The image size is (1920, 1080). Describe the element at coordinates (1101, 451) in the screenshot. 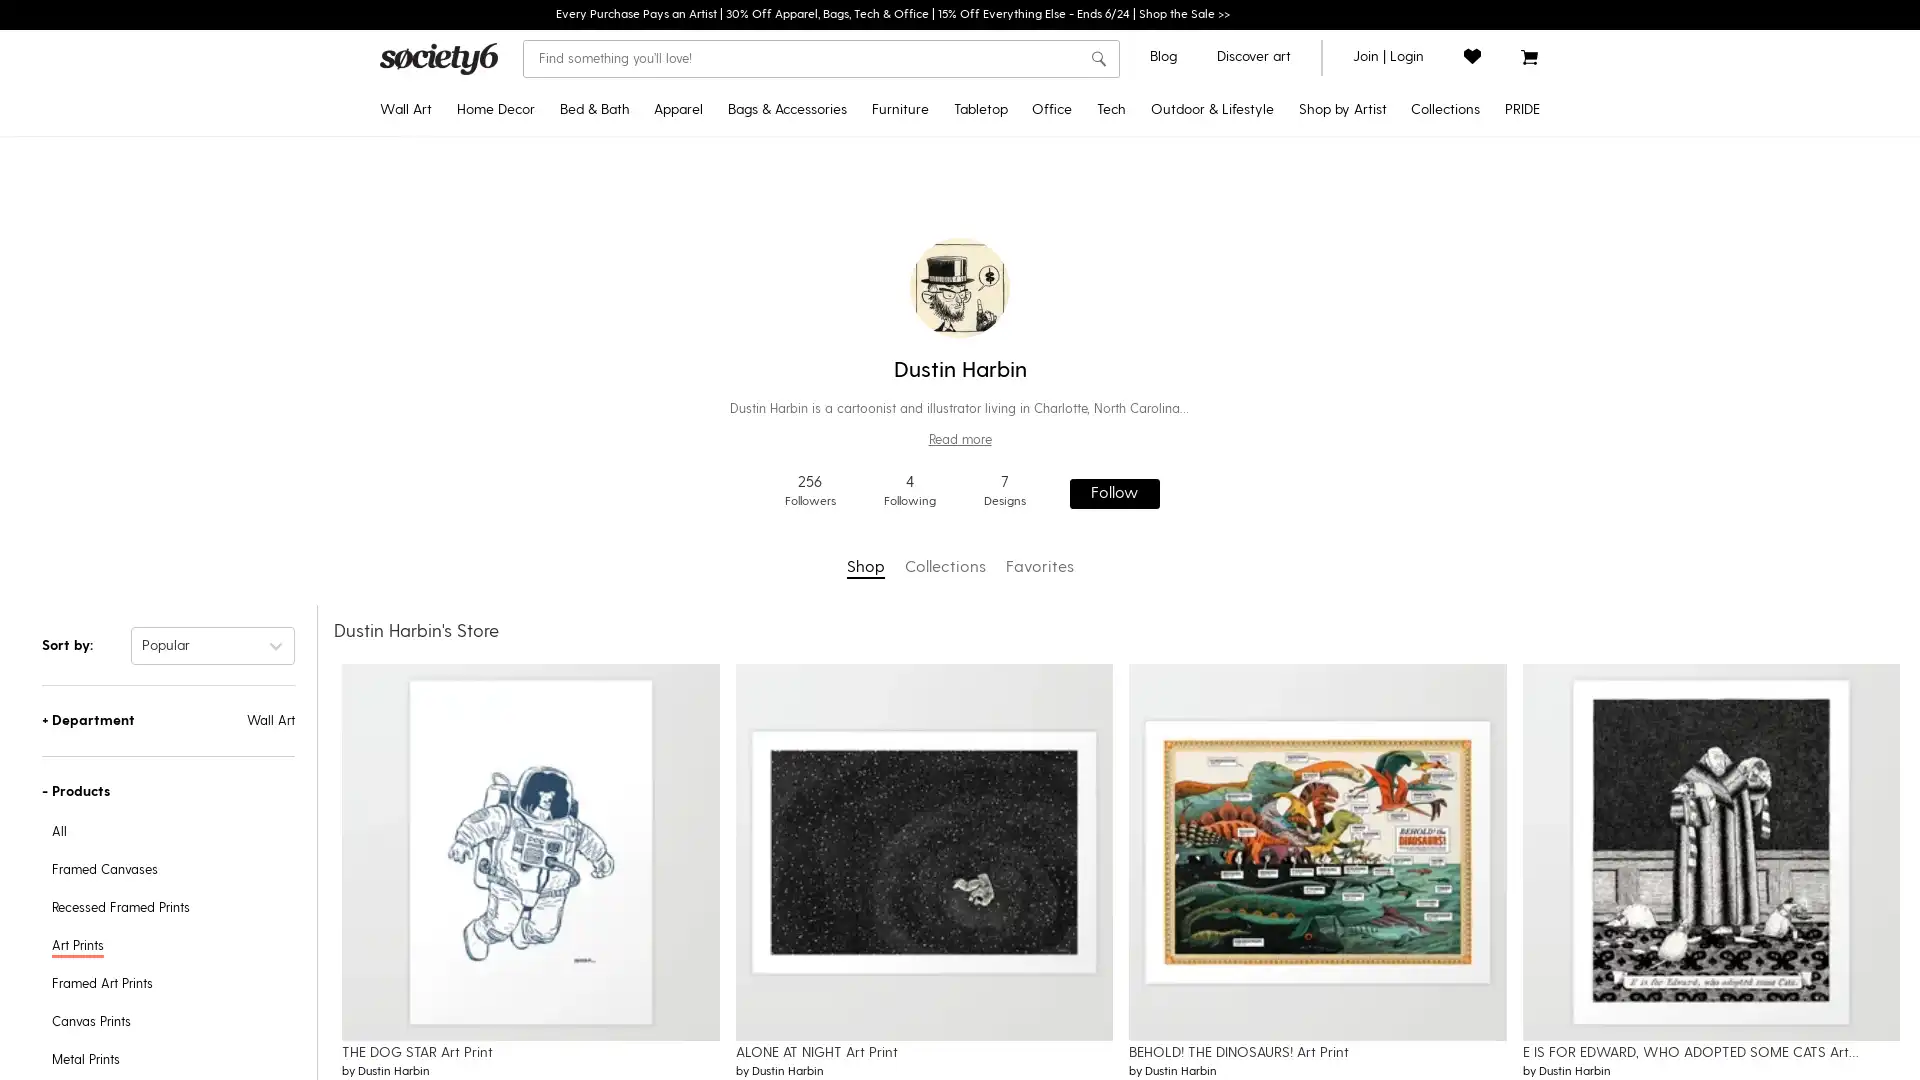

I see `Greeting Cards` at that location.